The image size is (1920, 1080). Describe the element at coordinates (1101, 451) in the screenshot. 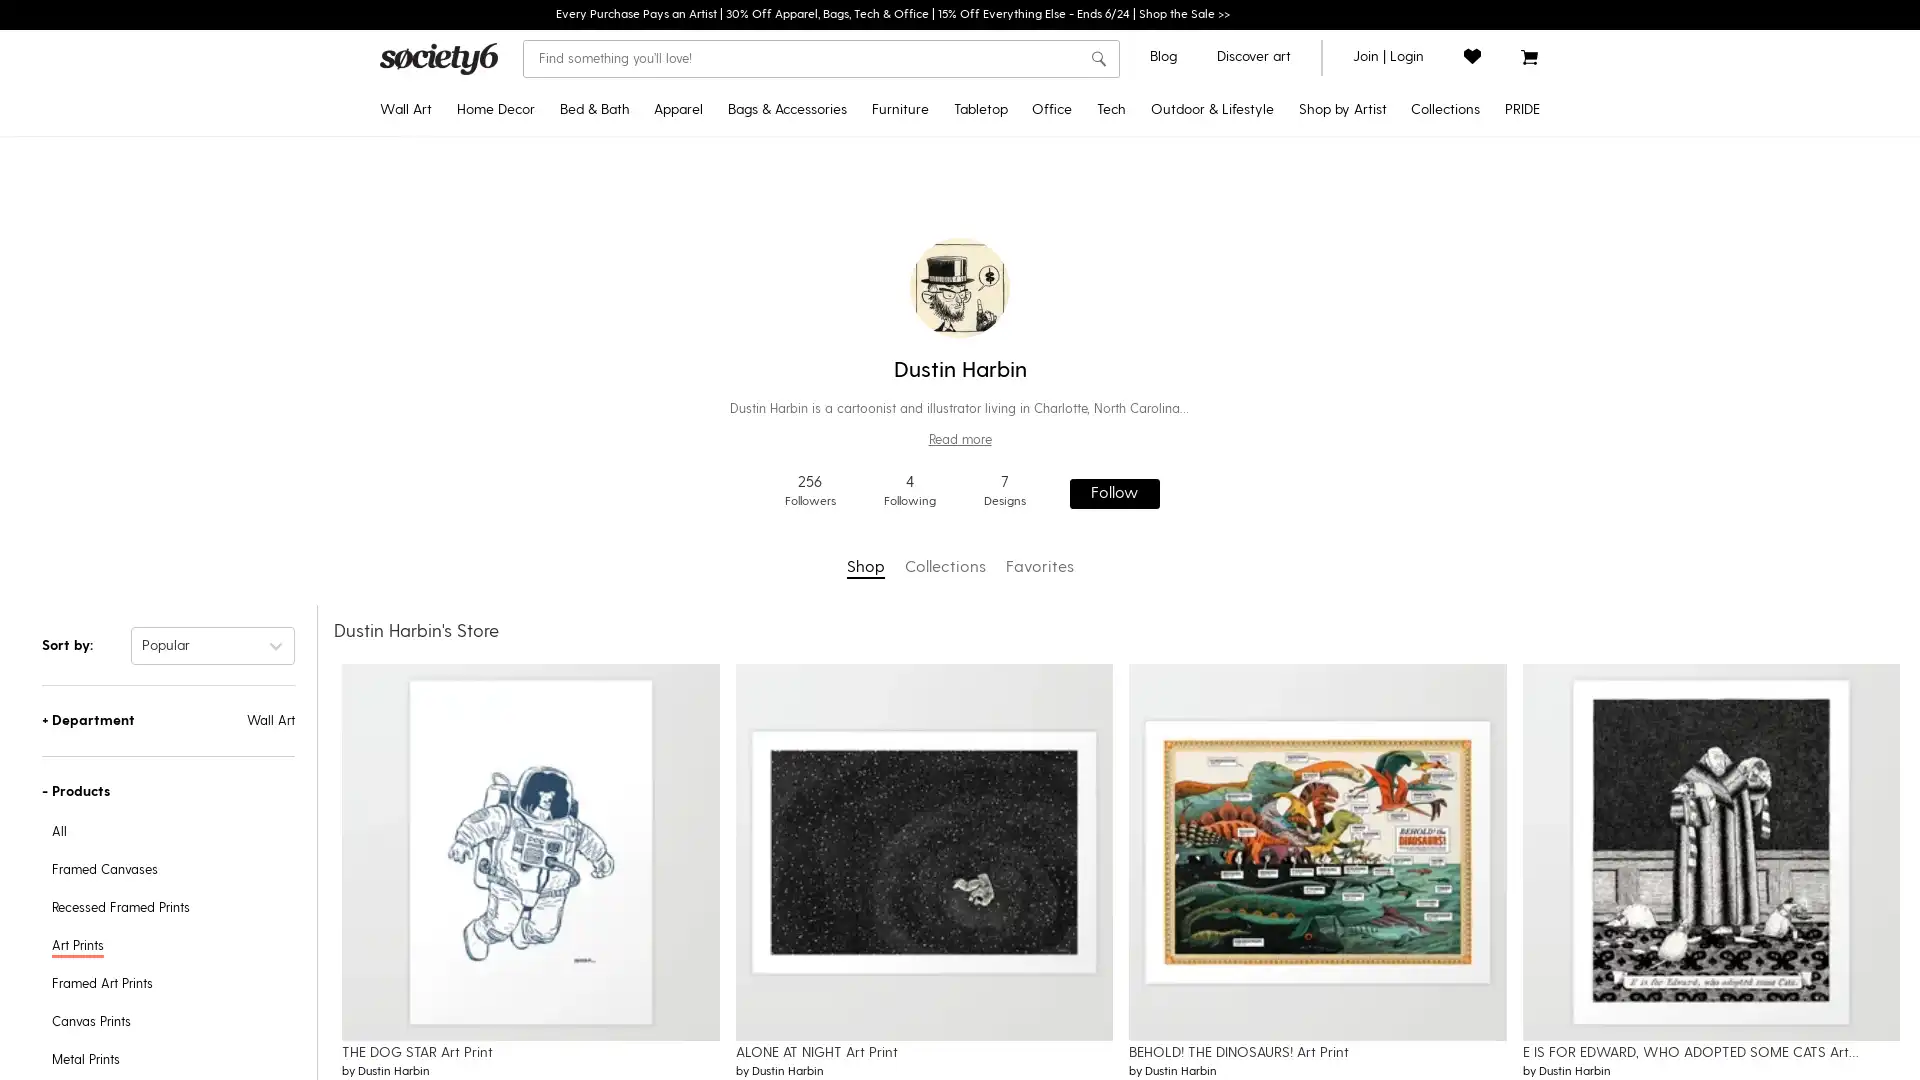

I see `Greeting Cards` at that location.